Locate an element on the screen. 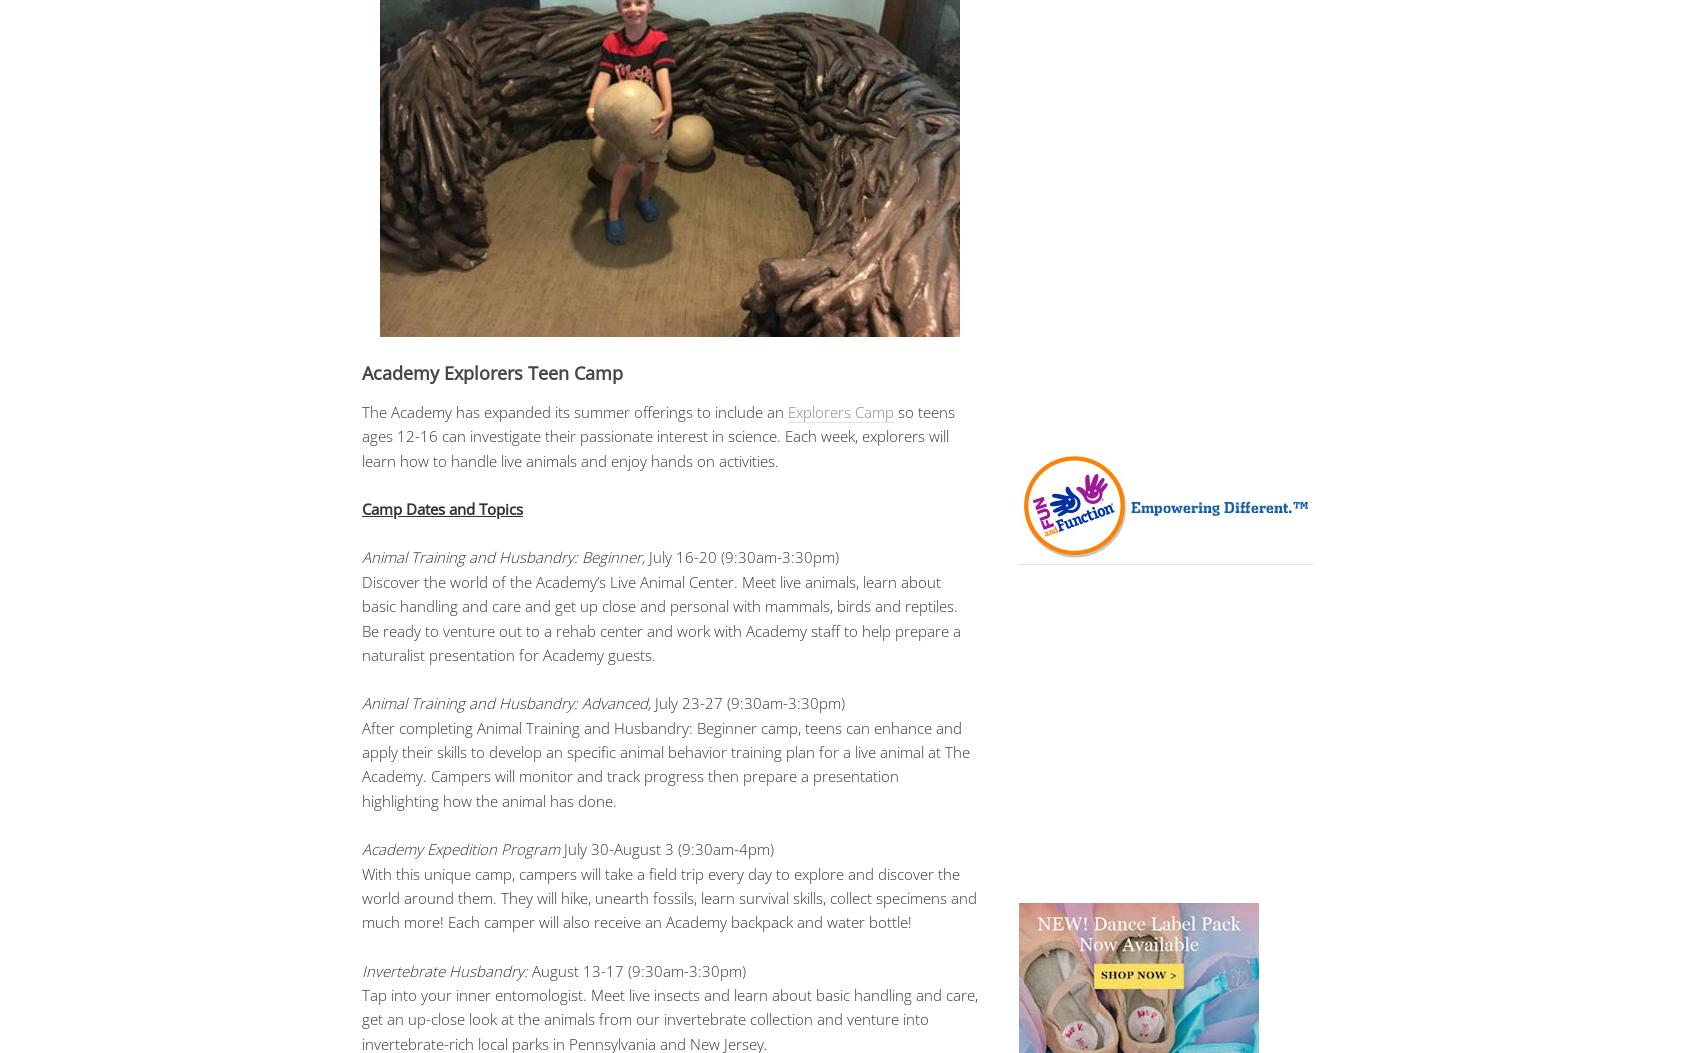 The width and height of the screenshot is (1704, 1053). 'so teens ages 12-16 can investigate their passionate interest in science. Each week, explorers will learn how to handle live animals and enjoy hands on activities.' is located at coordinates (657, 434).